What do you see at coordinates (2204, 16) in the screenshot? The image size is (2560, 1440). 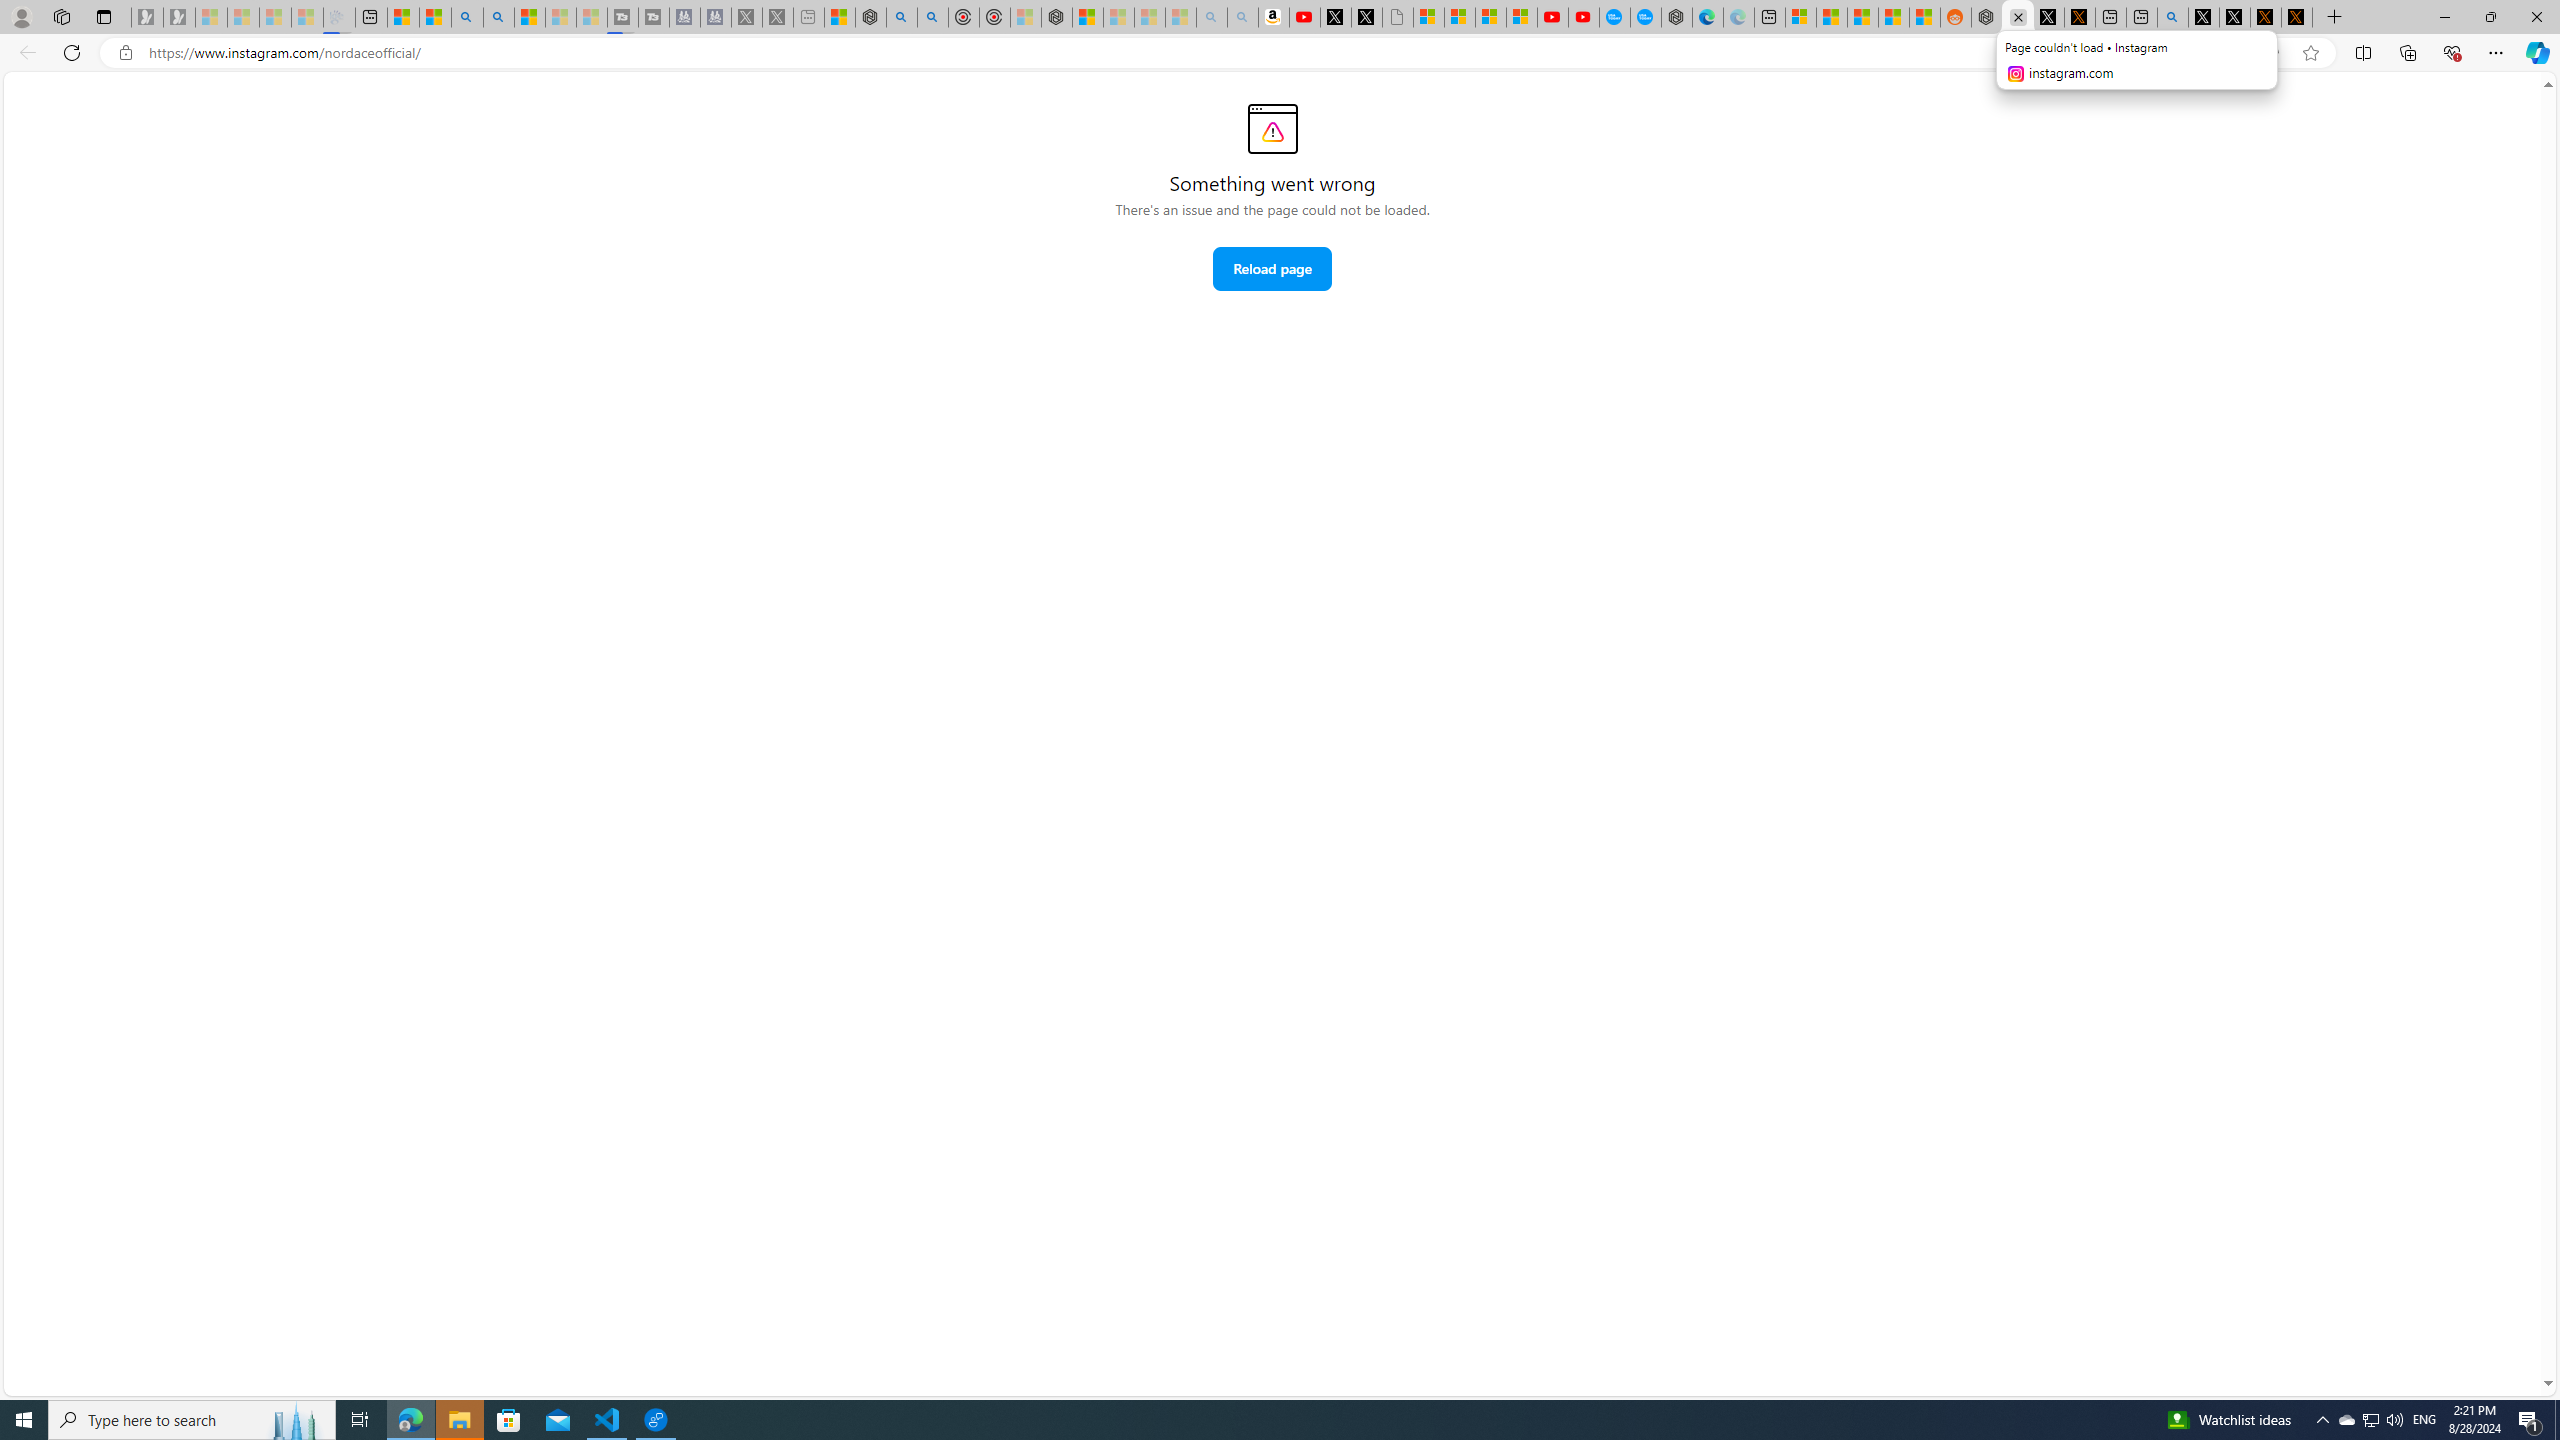 I see `'Profile / X'` at bounding box center [2204, 16].